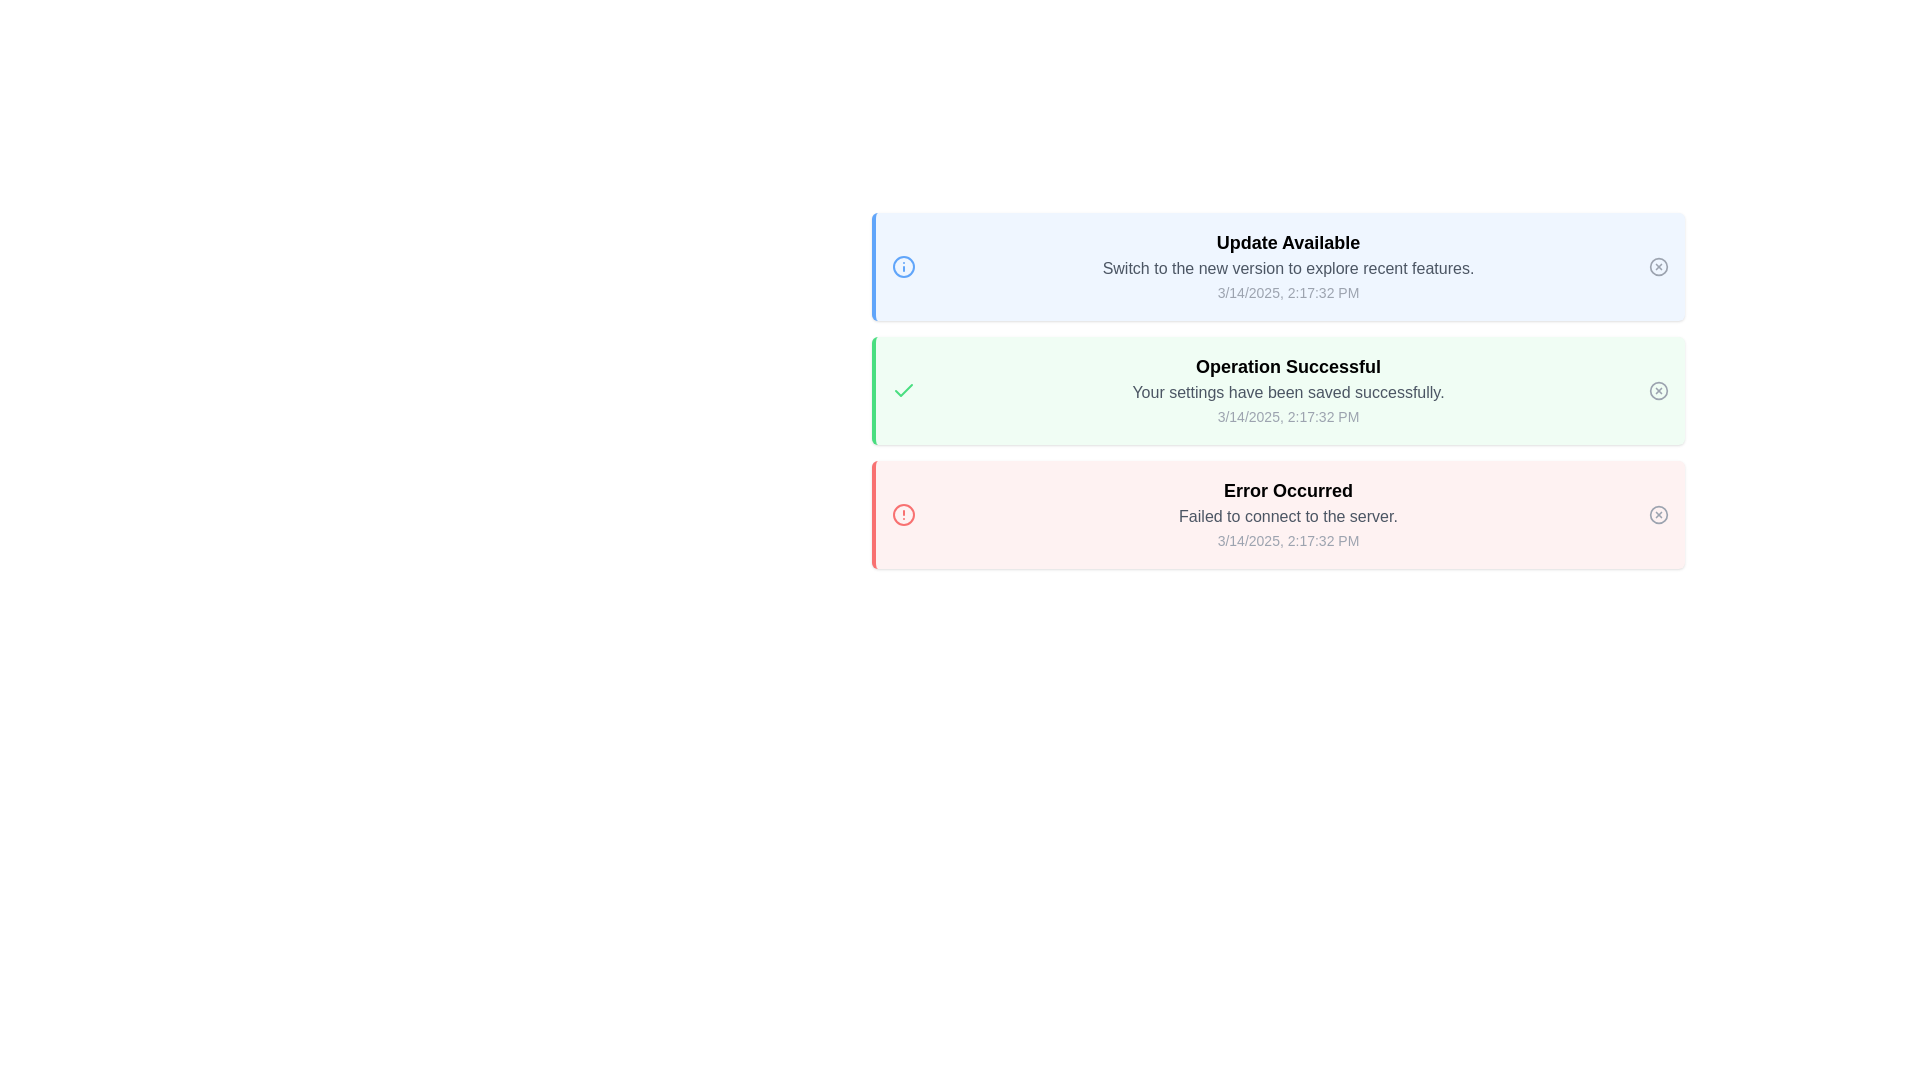 This screenshot has height=1080, width=1920. I want to click on the circular informational icon with a blue outline and a white interior, which contains a stylized 'i' symbol, located at the left of the 'Update Available' notification box, so click(902, 265).